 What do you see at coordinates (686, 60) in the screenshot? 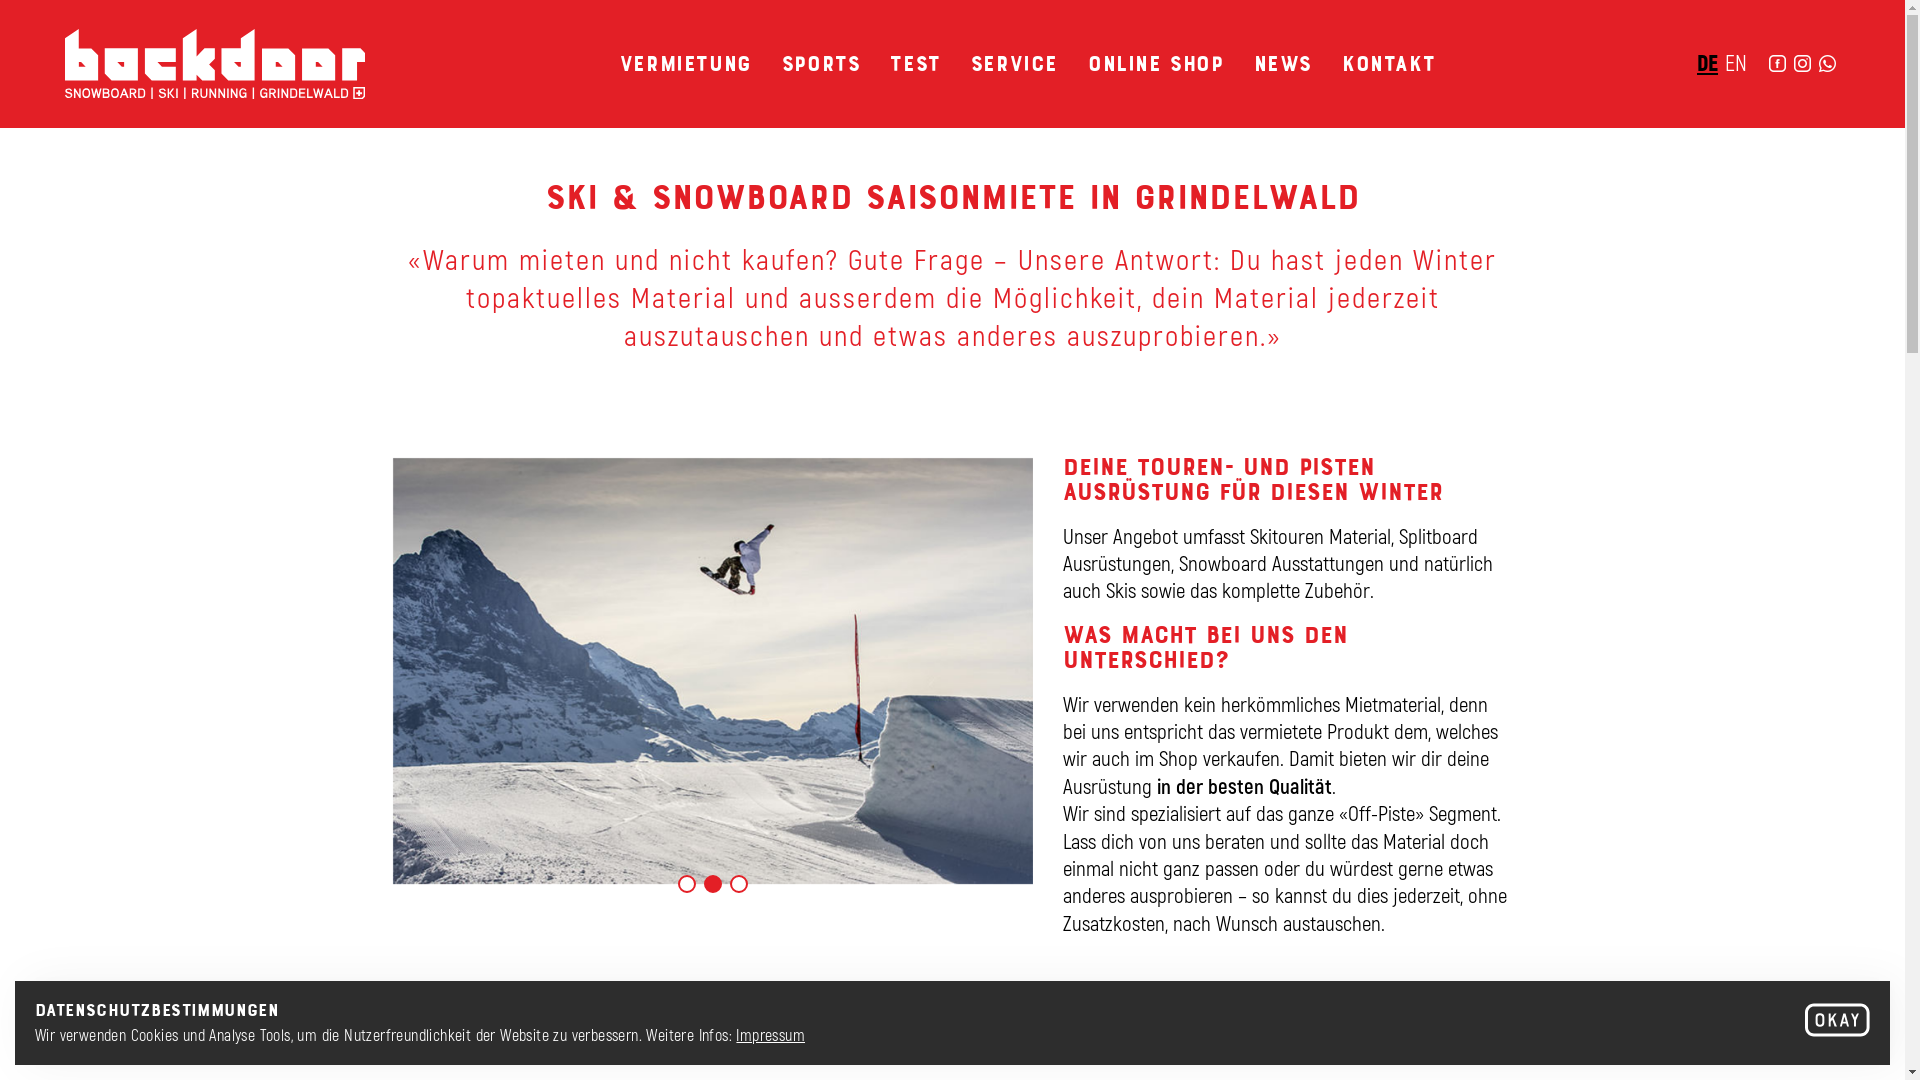
I see `'Vermietung'` at bounding box center [686, 60].